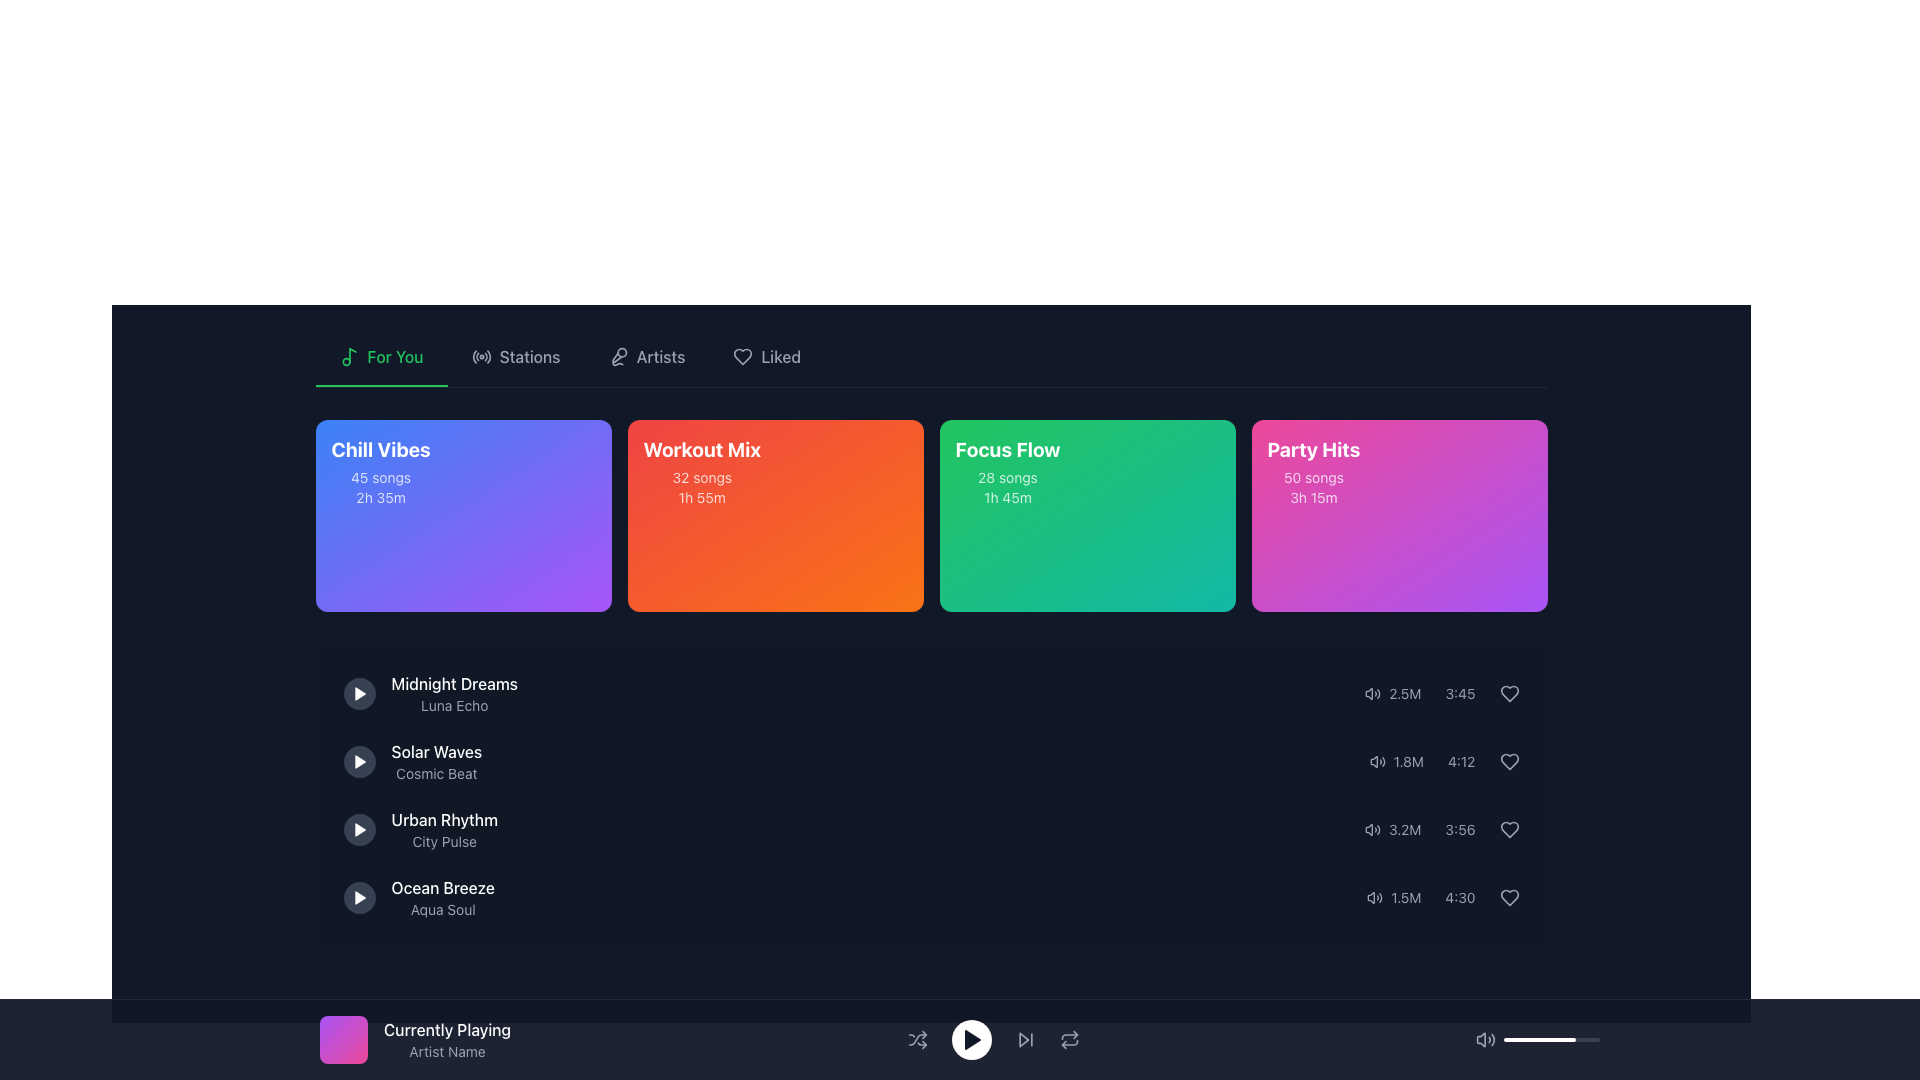 This screenshot has height=1080, width=1920. I want to click on displayed text from the Text display component that shows 'Currently Playing' and 'Artist Name' located near the bottom center of the application interface, so click(446, 1039).